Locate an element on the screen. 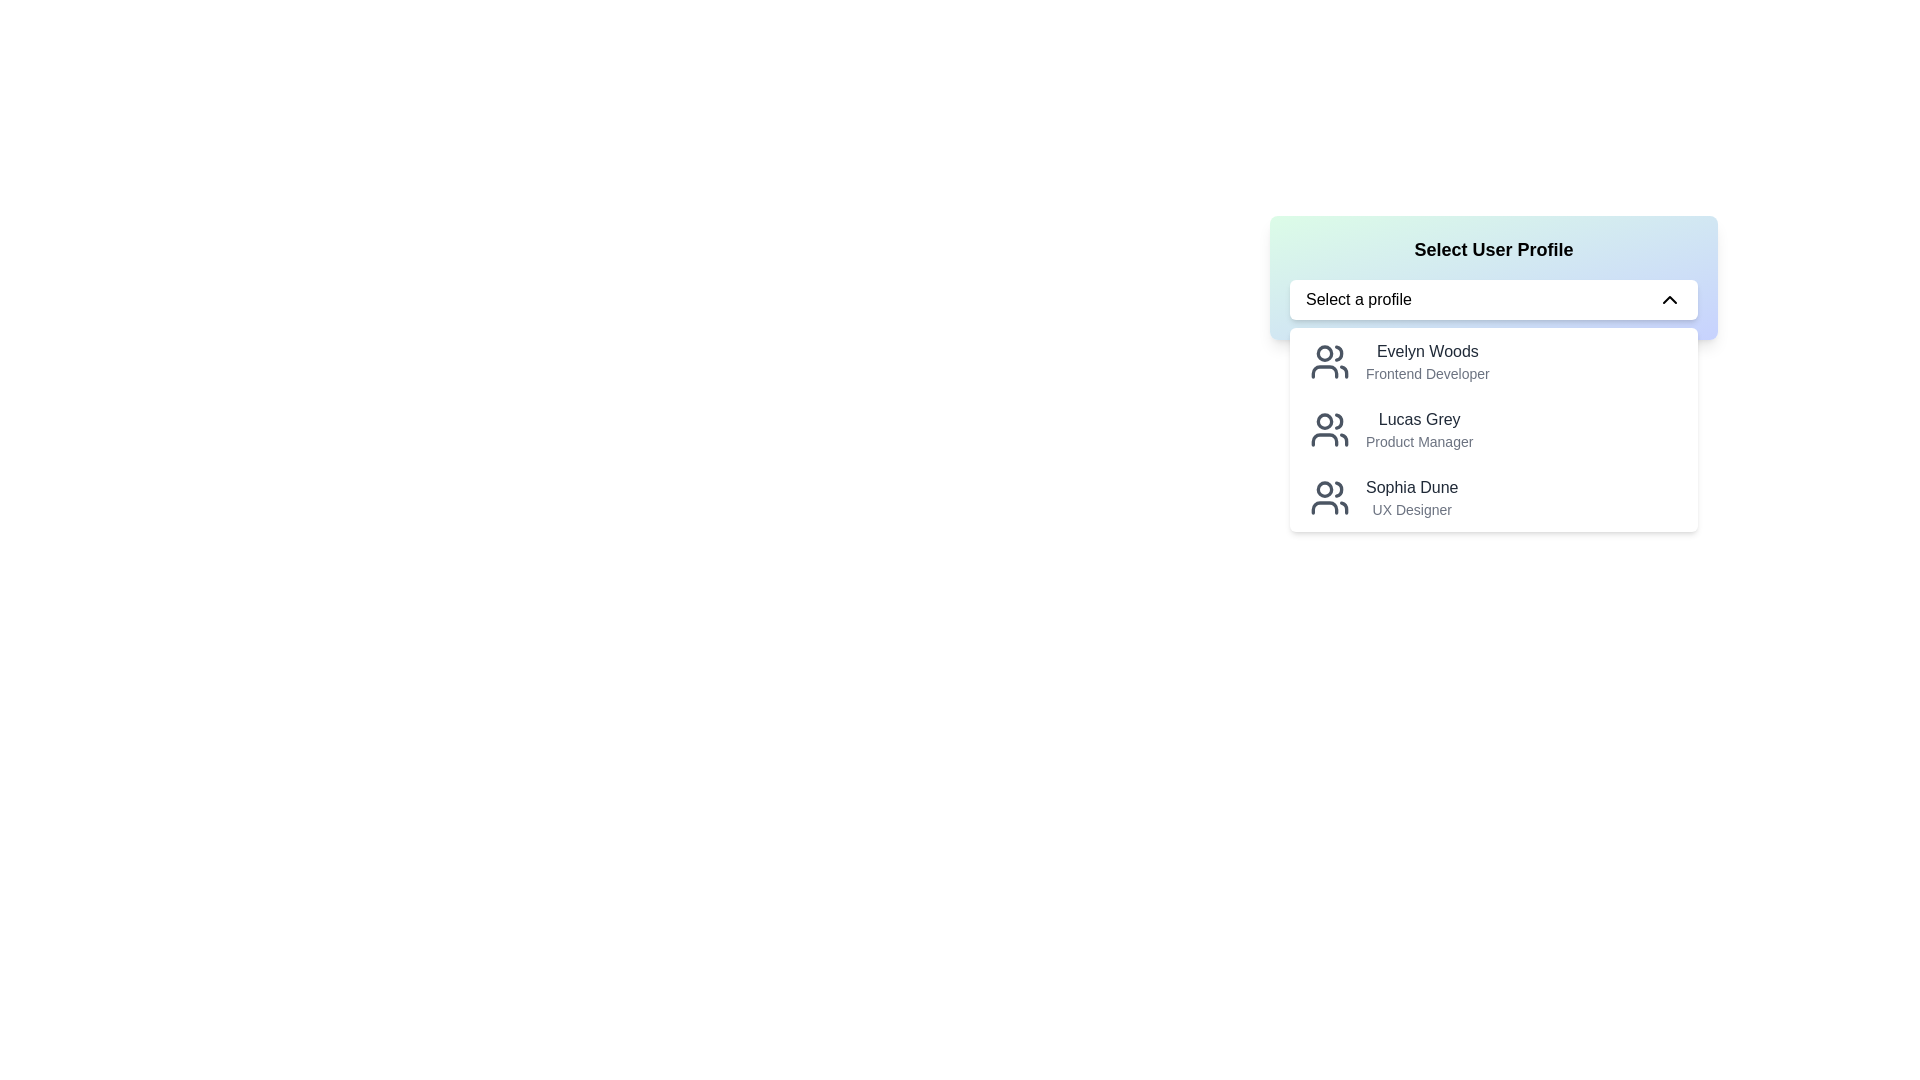 The height and width of the screenshot is (1080, 1920). the upward-pointing chevron icon located at the top-right corner of the 'Select a profile' text box is located at coordinates (1670, 300).